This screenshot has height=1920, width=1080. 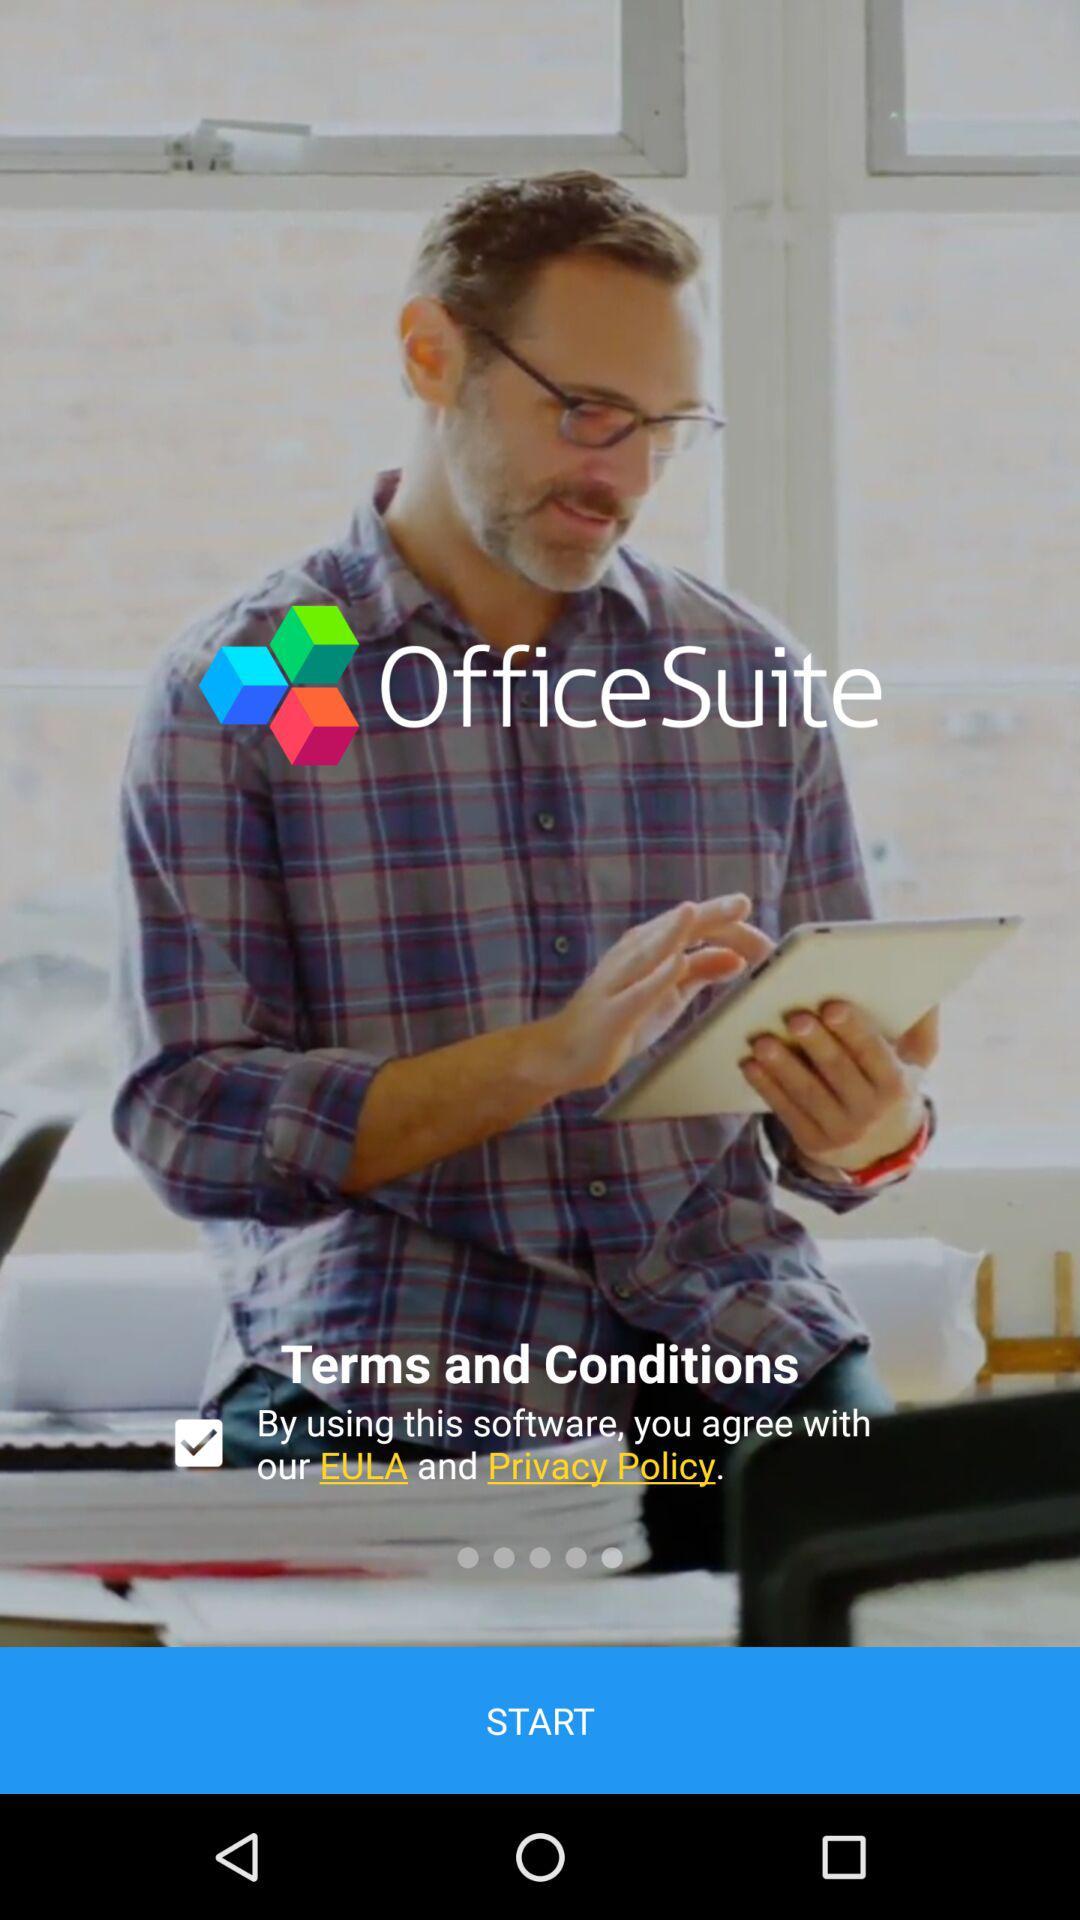 What do you see at coordinates (198, 1443) in the screenshot?
I see `box` at bounding box center [198, 1443].